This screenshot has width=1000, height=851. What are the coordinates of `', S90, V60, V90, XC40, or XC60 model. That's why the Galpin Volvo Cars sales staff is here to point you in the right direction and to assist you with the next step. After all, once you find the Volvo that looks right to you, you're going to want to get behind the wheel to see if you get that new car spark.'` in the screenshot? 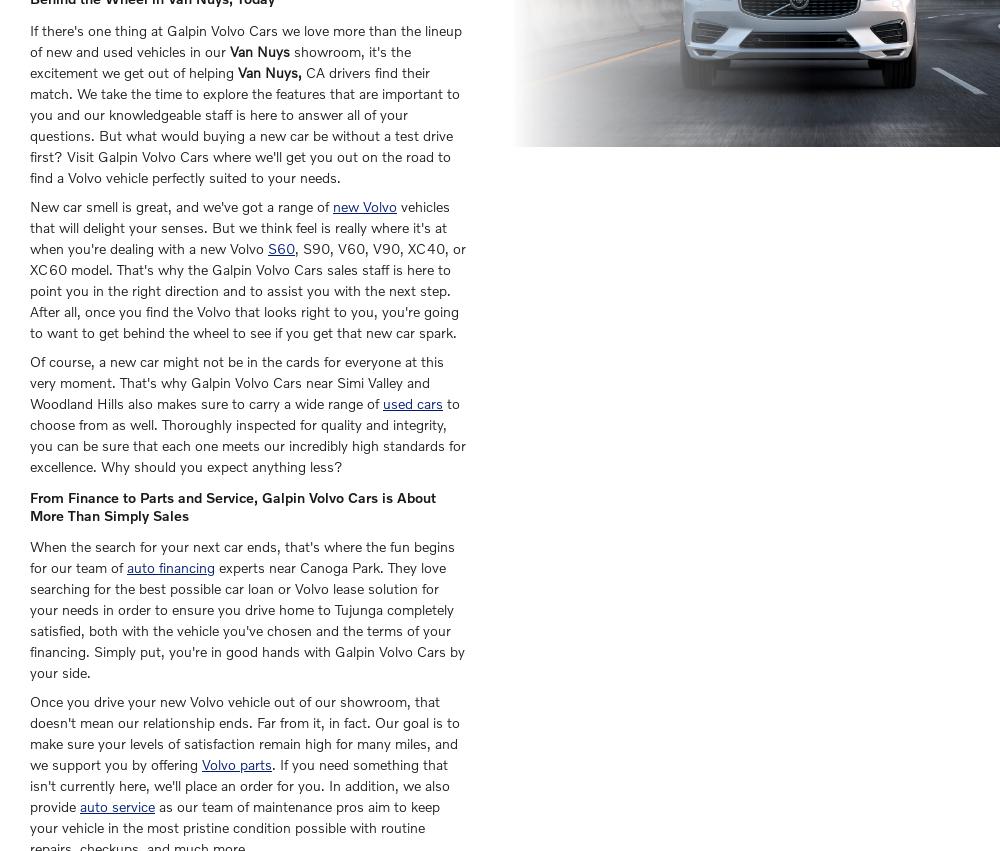 It's located at (247, 290).